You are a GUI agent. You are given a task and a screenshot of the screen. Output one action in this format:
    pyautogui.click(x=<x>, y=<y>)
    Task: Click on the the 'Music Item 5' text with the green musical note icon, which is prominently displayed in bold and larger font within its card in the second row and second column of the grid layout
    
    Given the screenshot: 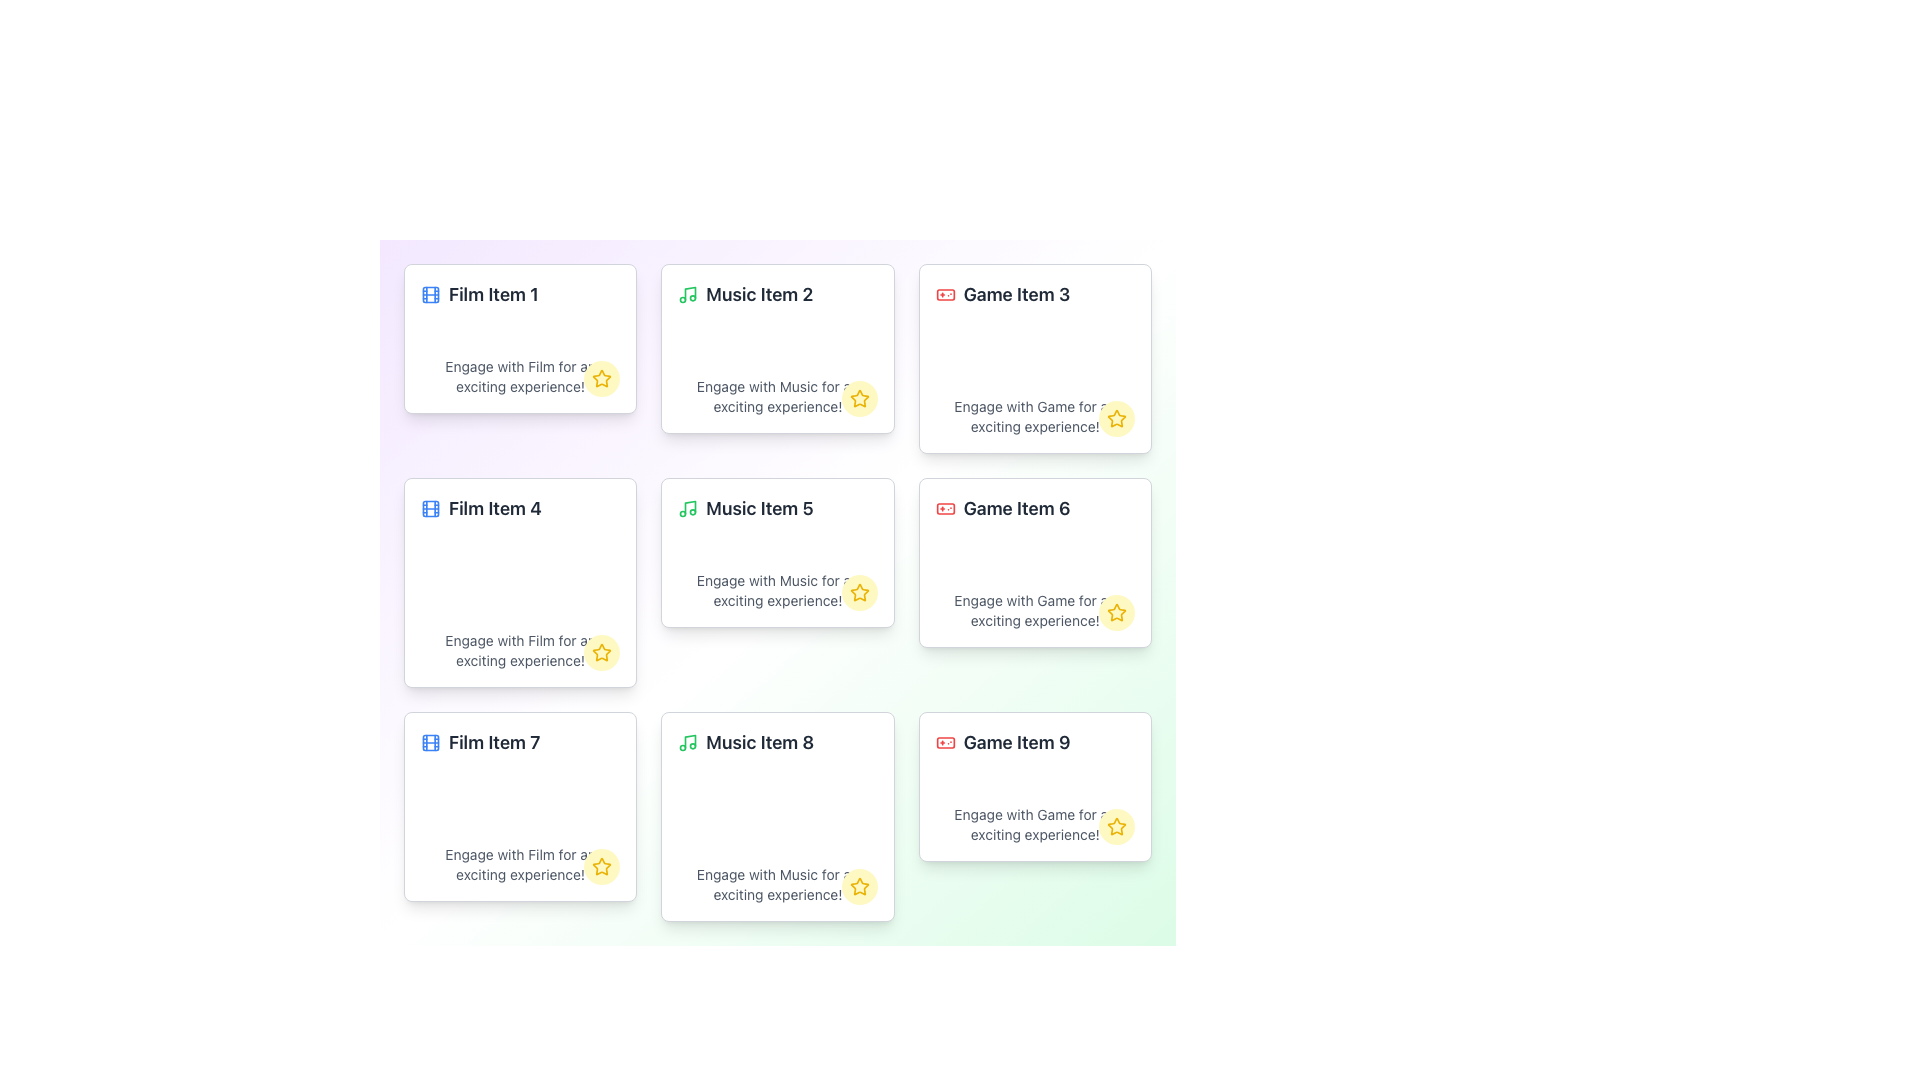 What is the action you would take?
    pyautogui.click(x=776, y=508)
    